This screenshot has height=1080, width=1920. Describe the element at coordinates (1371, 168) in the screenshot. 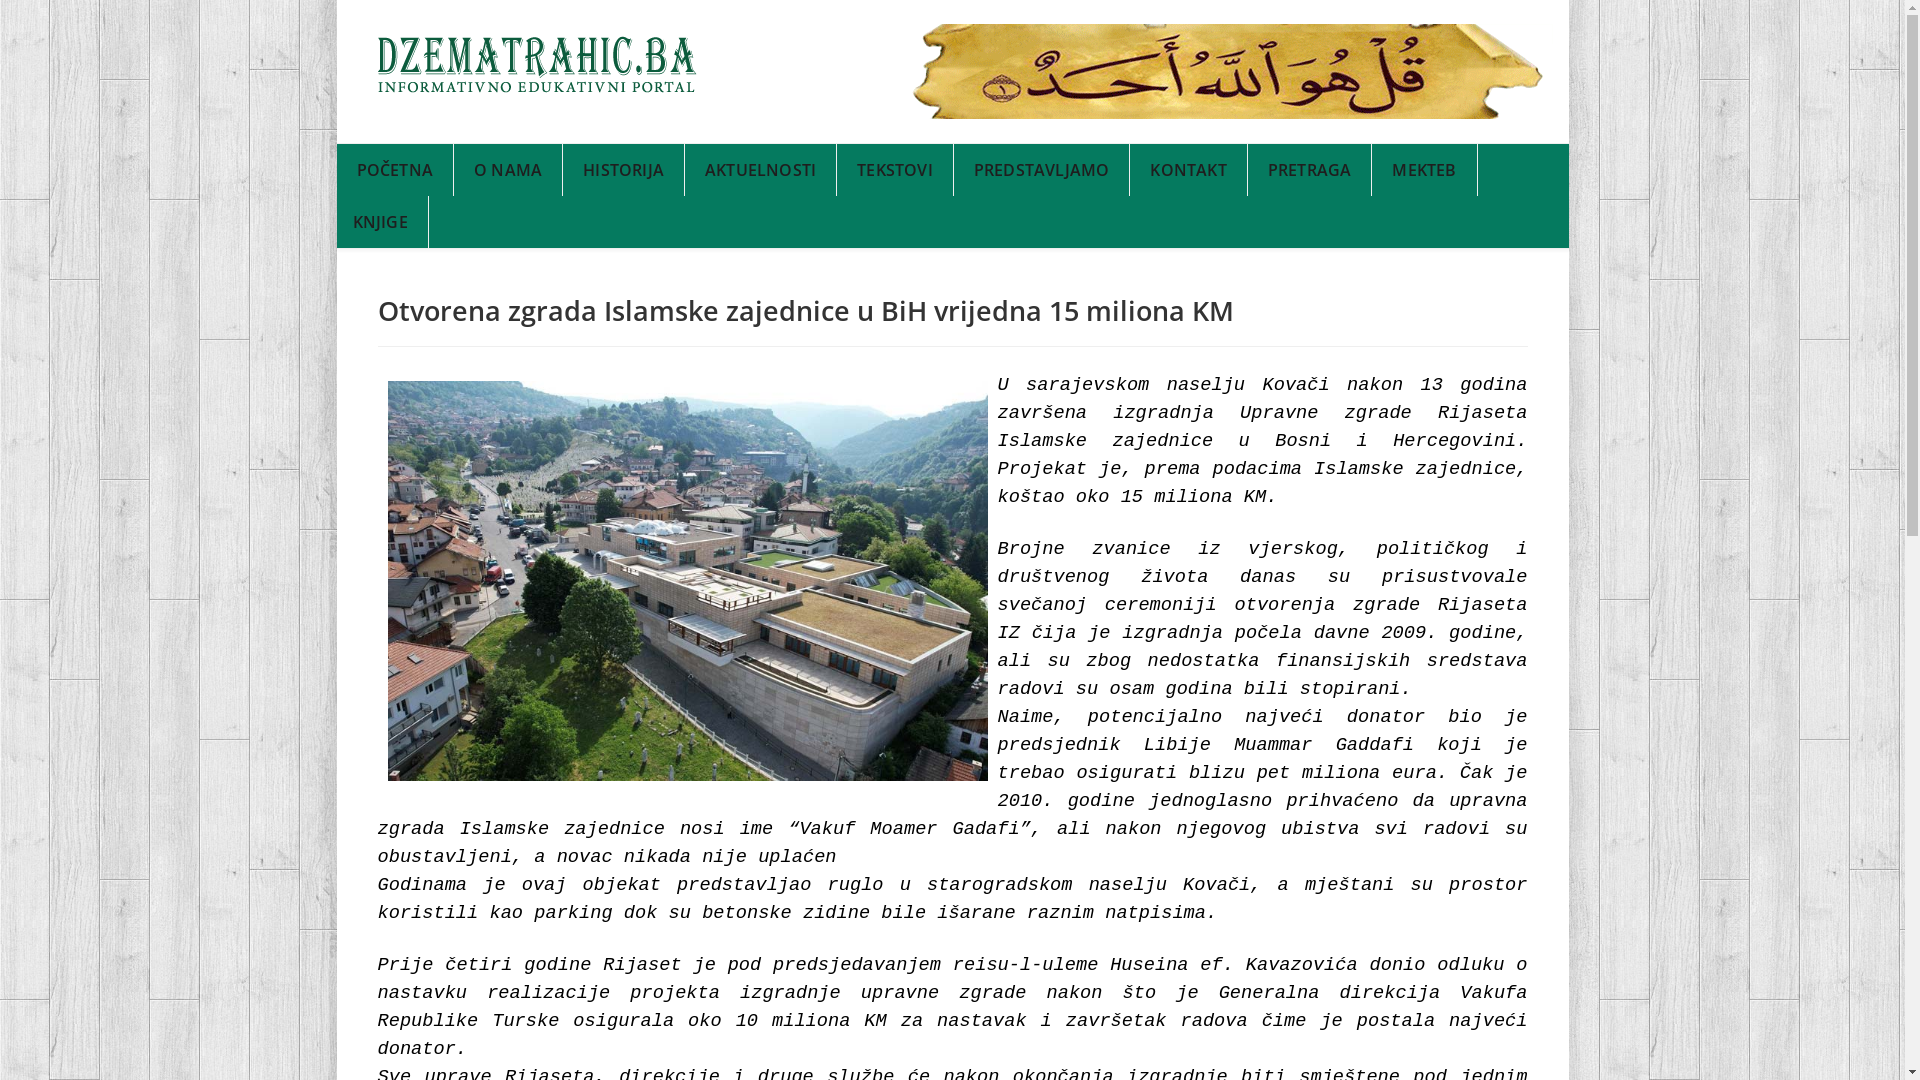

I see `'MEKTEB'` at that location.